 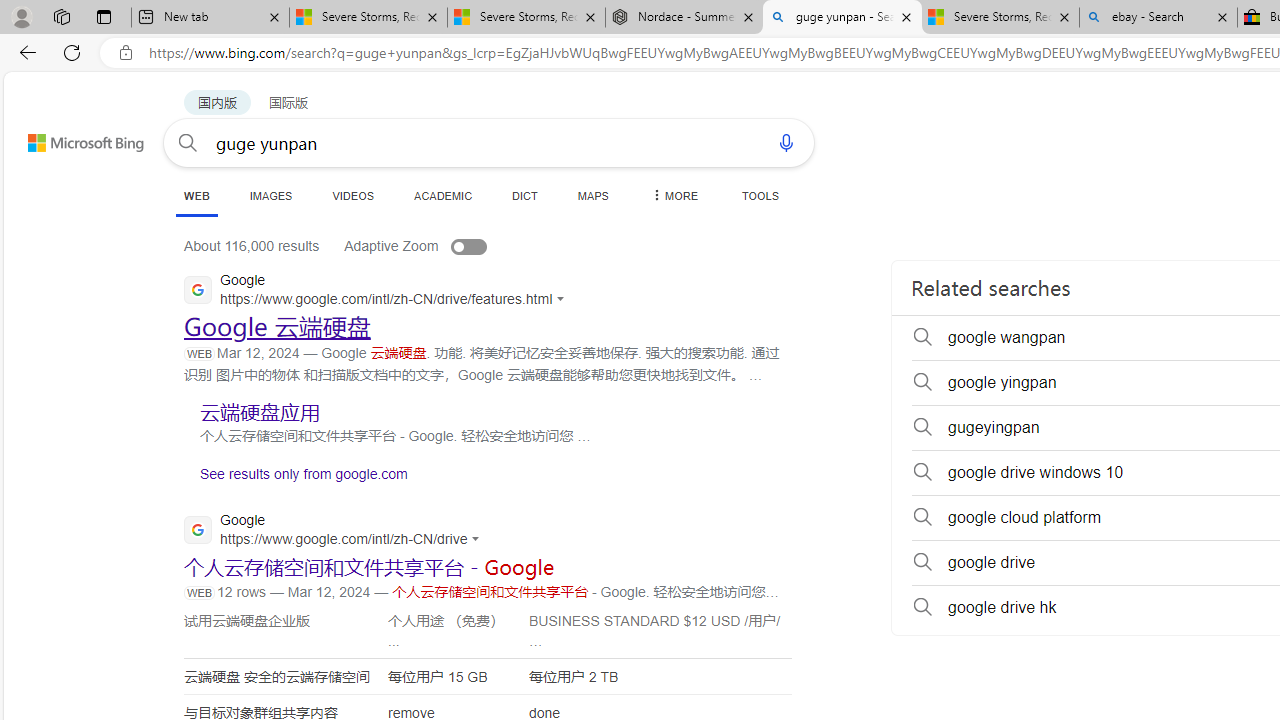 What do you see at coordinates (759, 195) in the screenshot?
I see `'TOOLS'` at bounding box center [759, 195].